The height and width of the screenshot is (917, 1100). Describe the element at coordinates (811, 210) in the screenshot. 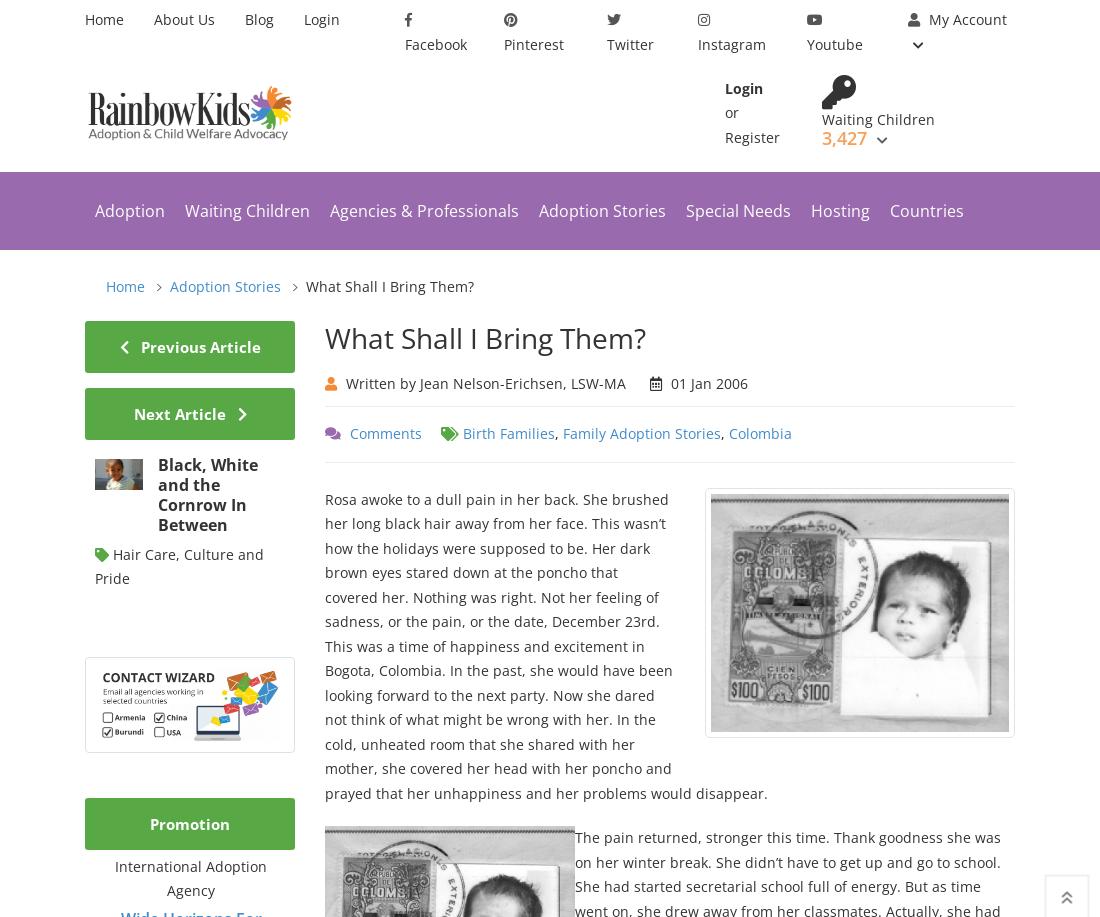

I see `'Hosting'` at that location.